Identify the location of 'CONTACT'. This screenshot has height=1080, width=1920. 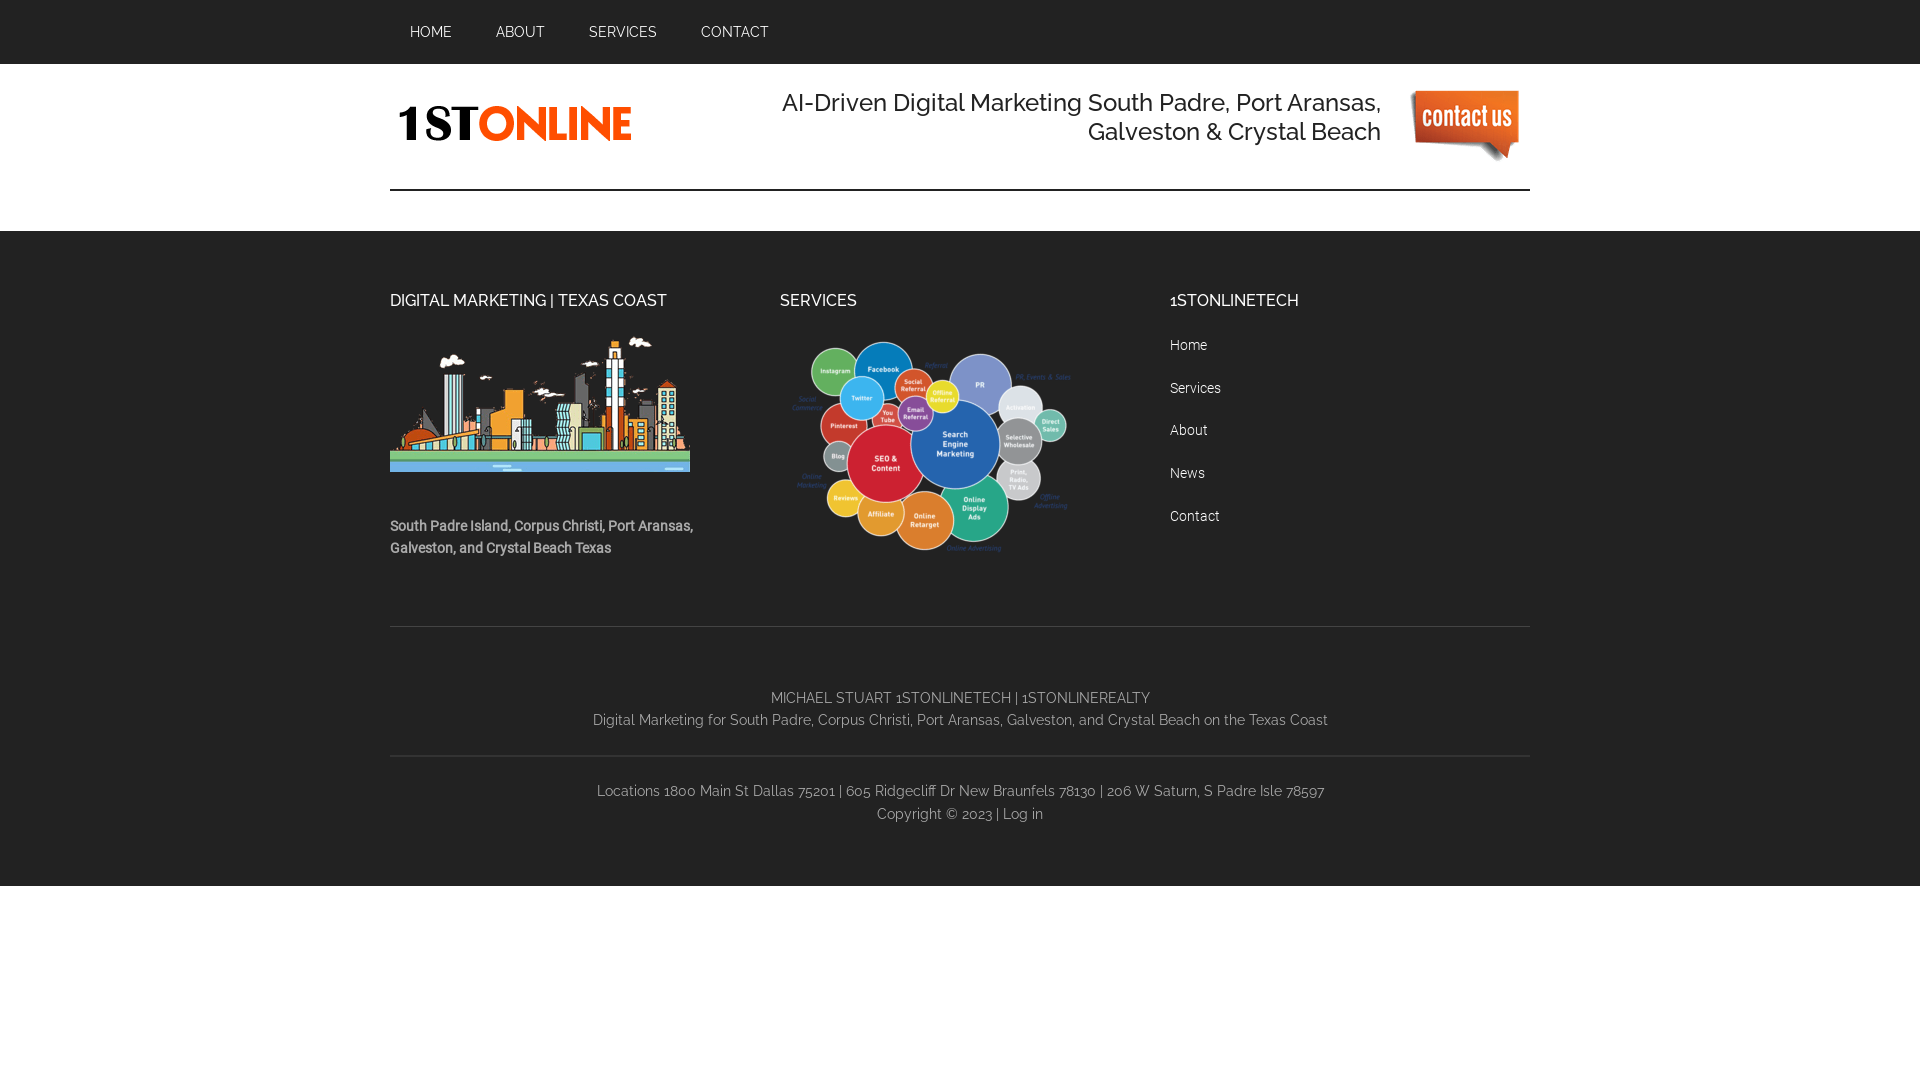
(733, 31).